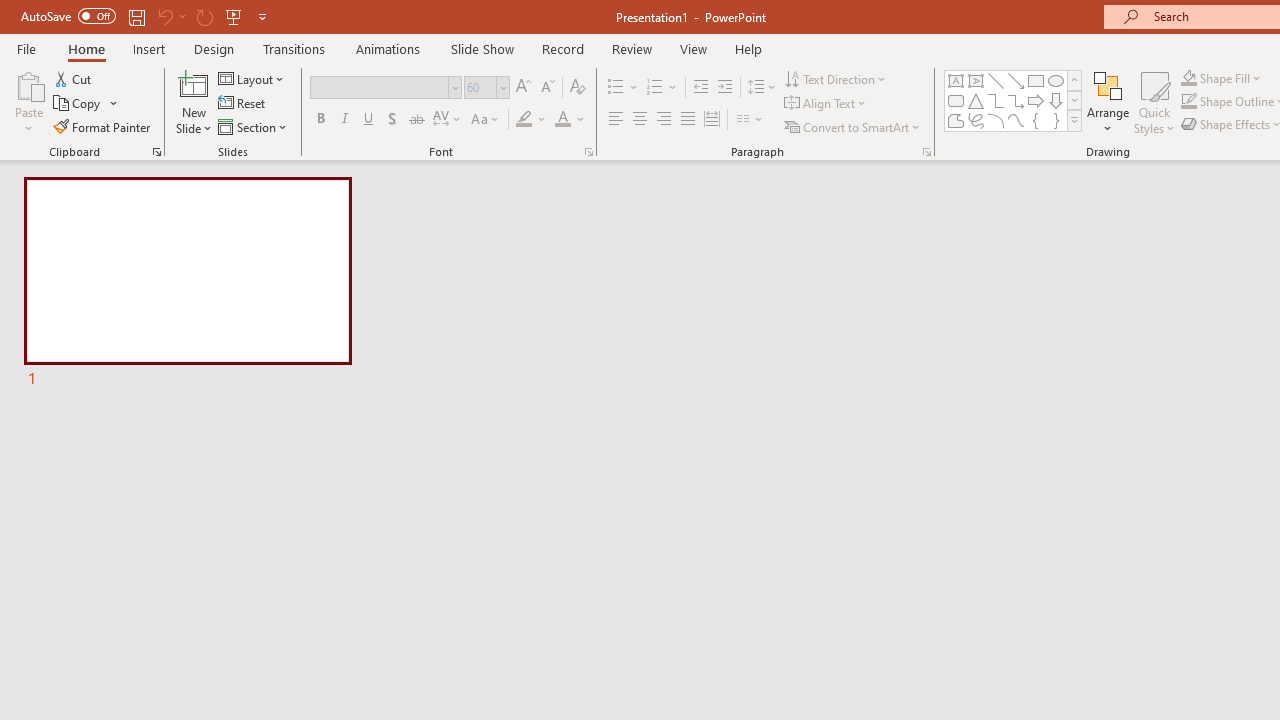 The image size is (1280, 720). What do you see at coordinates (1073, 79) in the screenshot?
I see `'Row up'` at bounding box center [1073, 79].